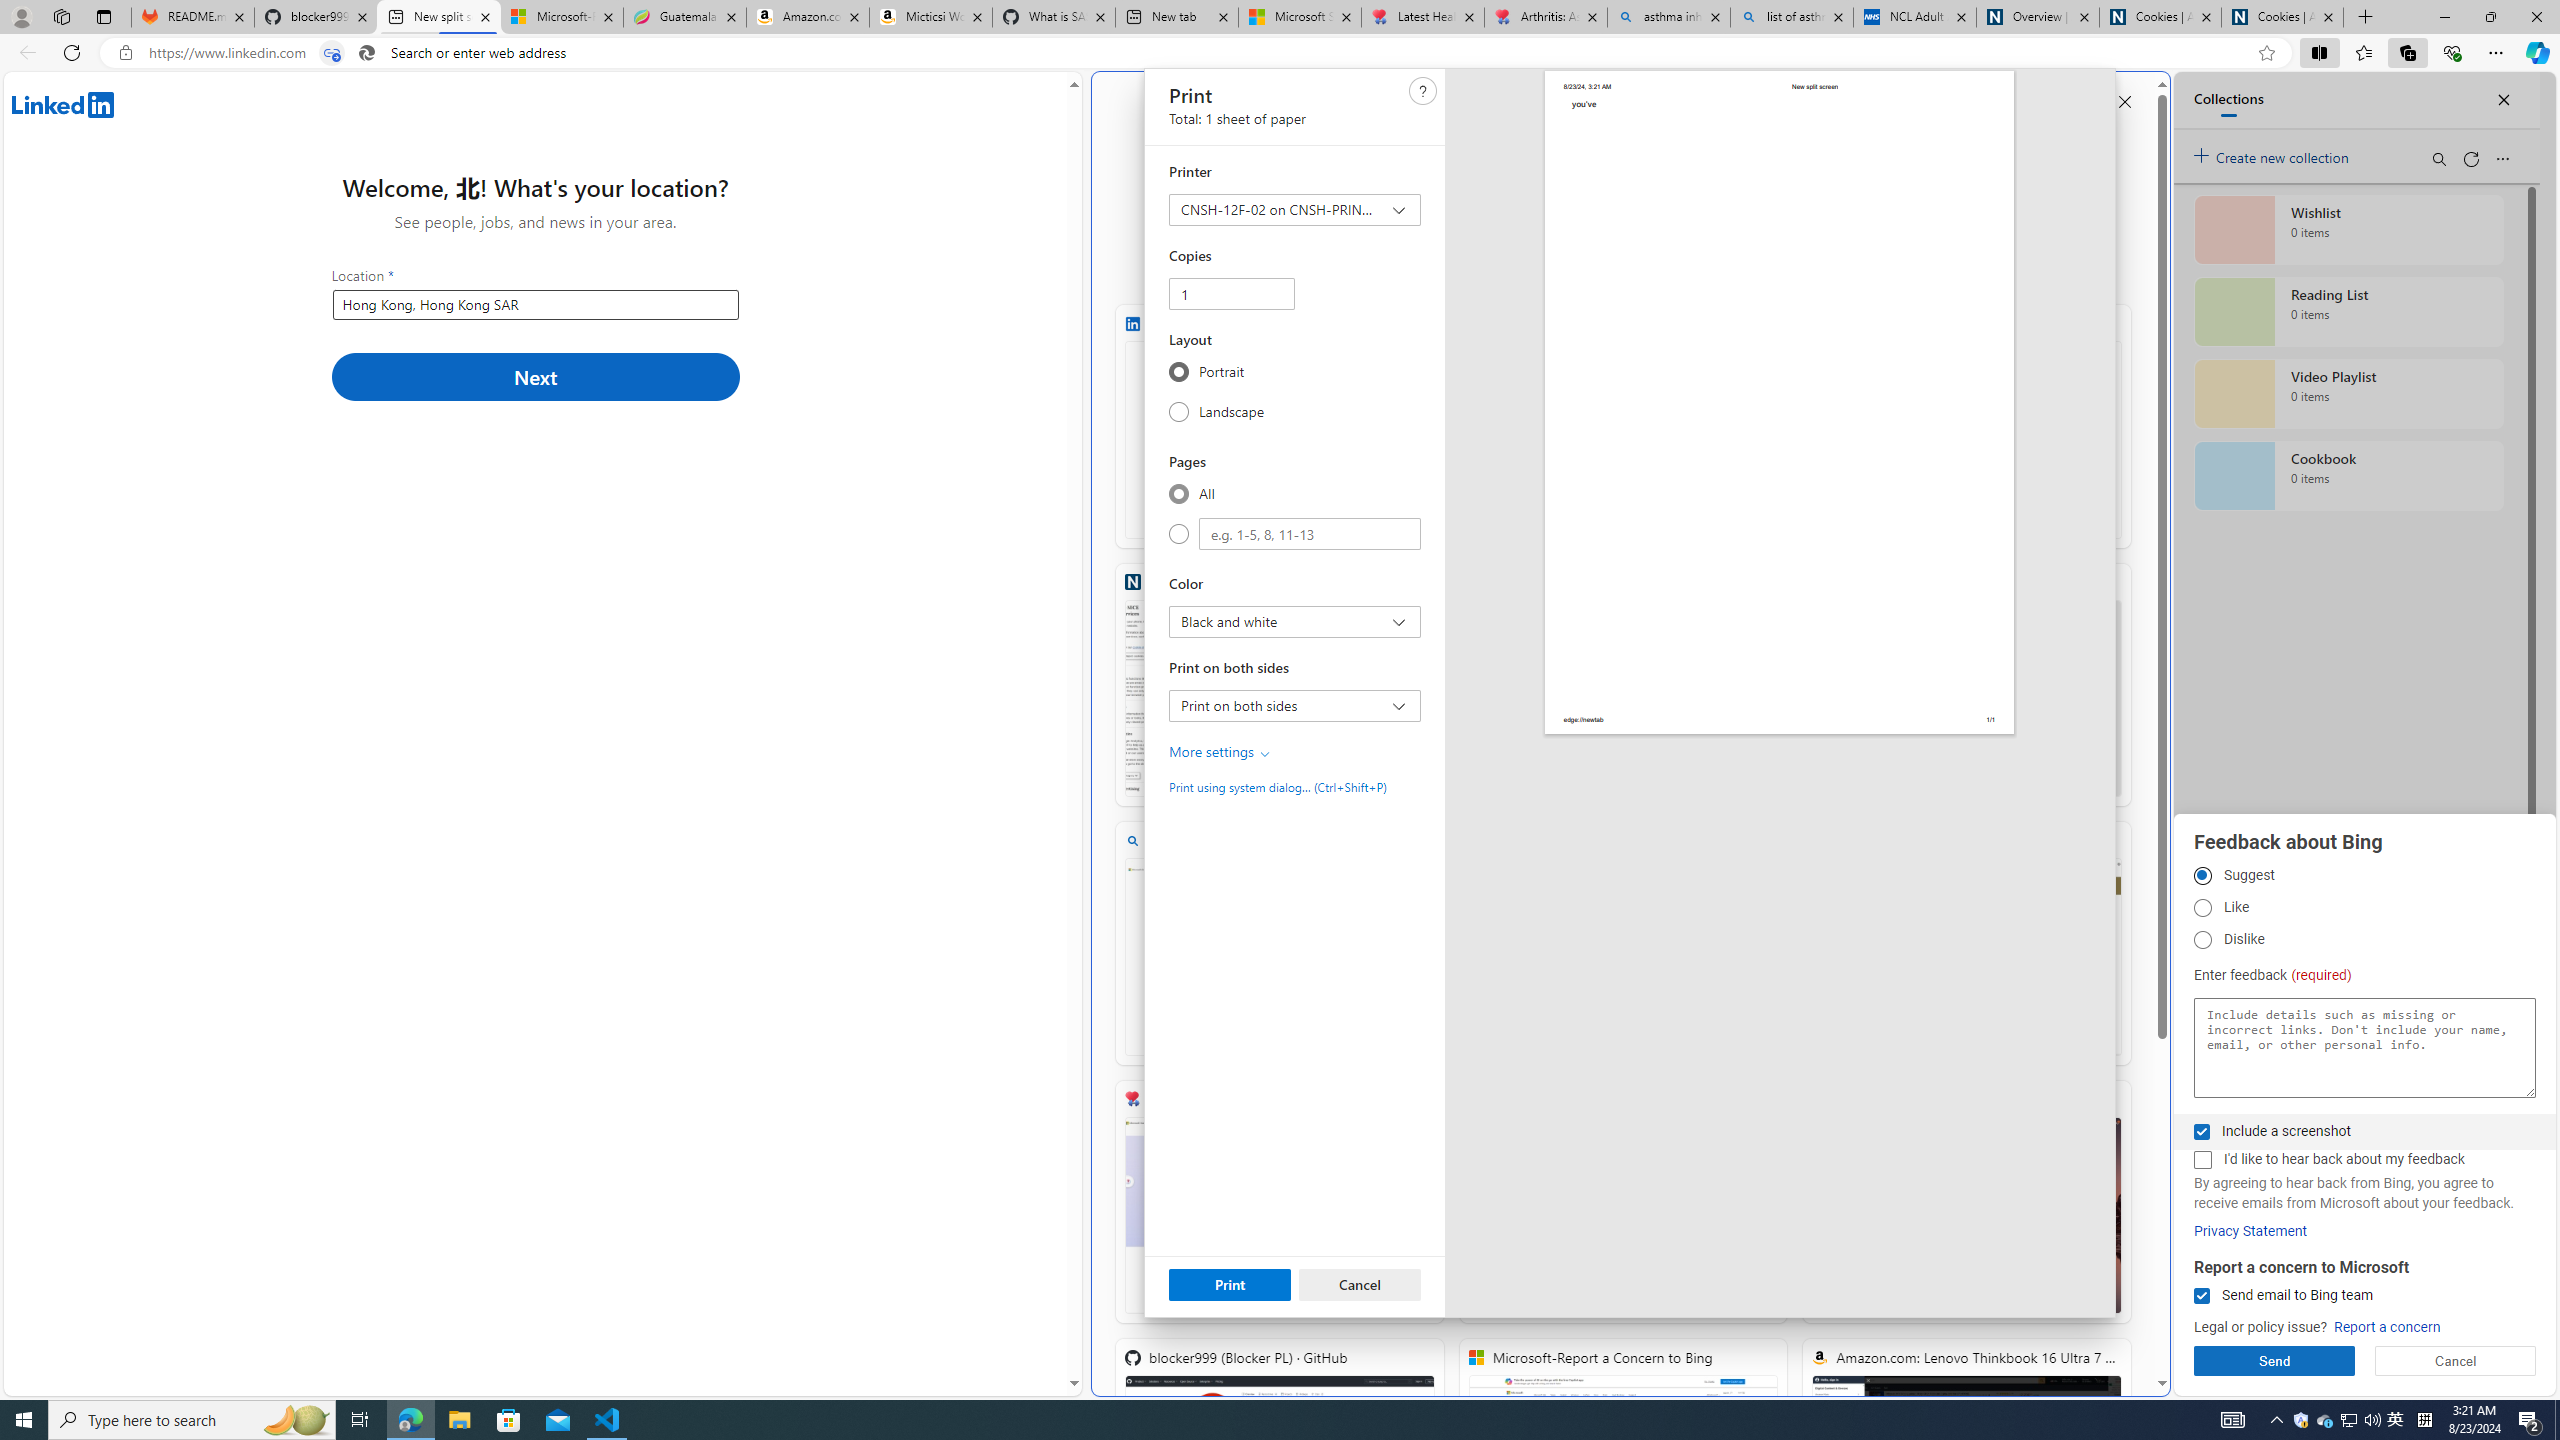 The width and height of the screenshot is (2560, 1440). Describe the element at coordinates (1178, 493) in the screenshot. I see `'All'` at that location.